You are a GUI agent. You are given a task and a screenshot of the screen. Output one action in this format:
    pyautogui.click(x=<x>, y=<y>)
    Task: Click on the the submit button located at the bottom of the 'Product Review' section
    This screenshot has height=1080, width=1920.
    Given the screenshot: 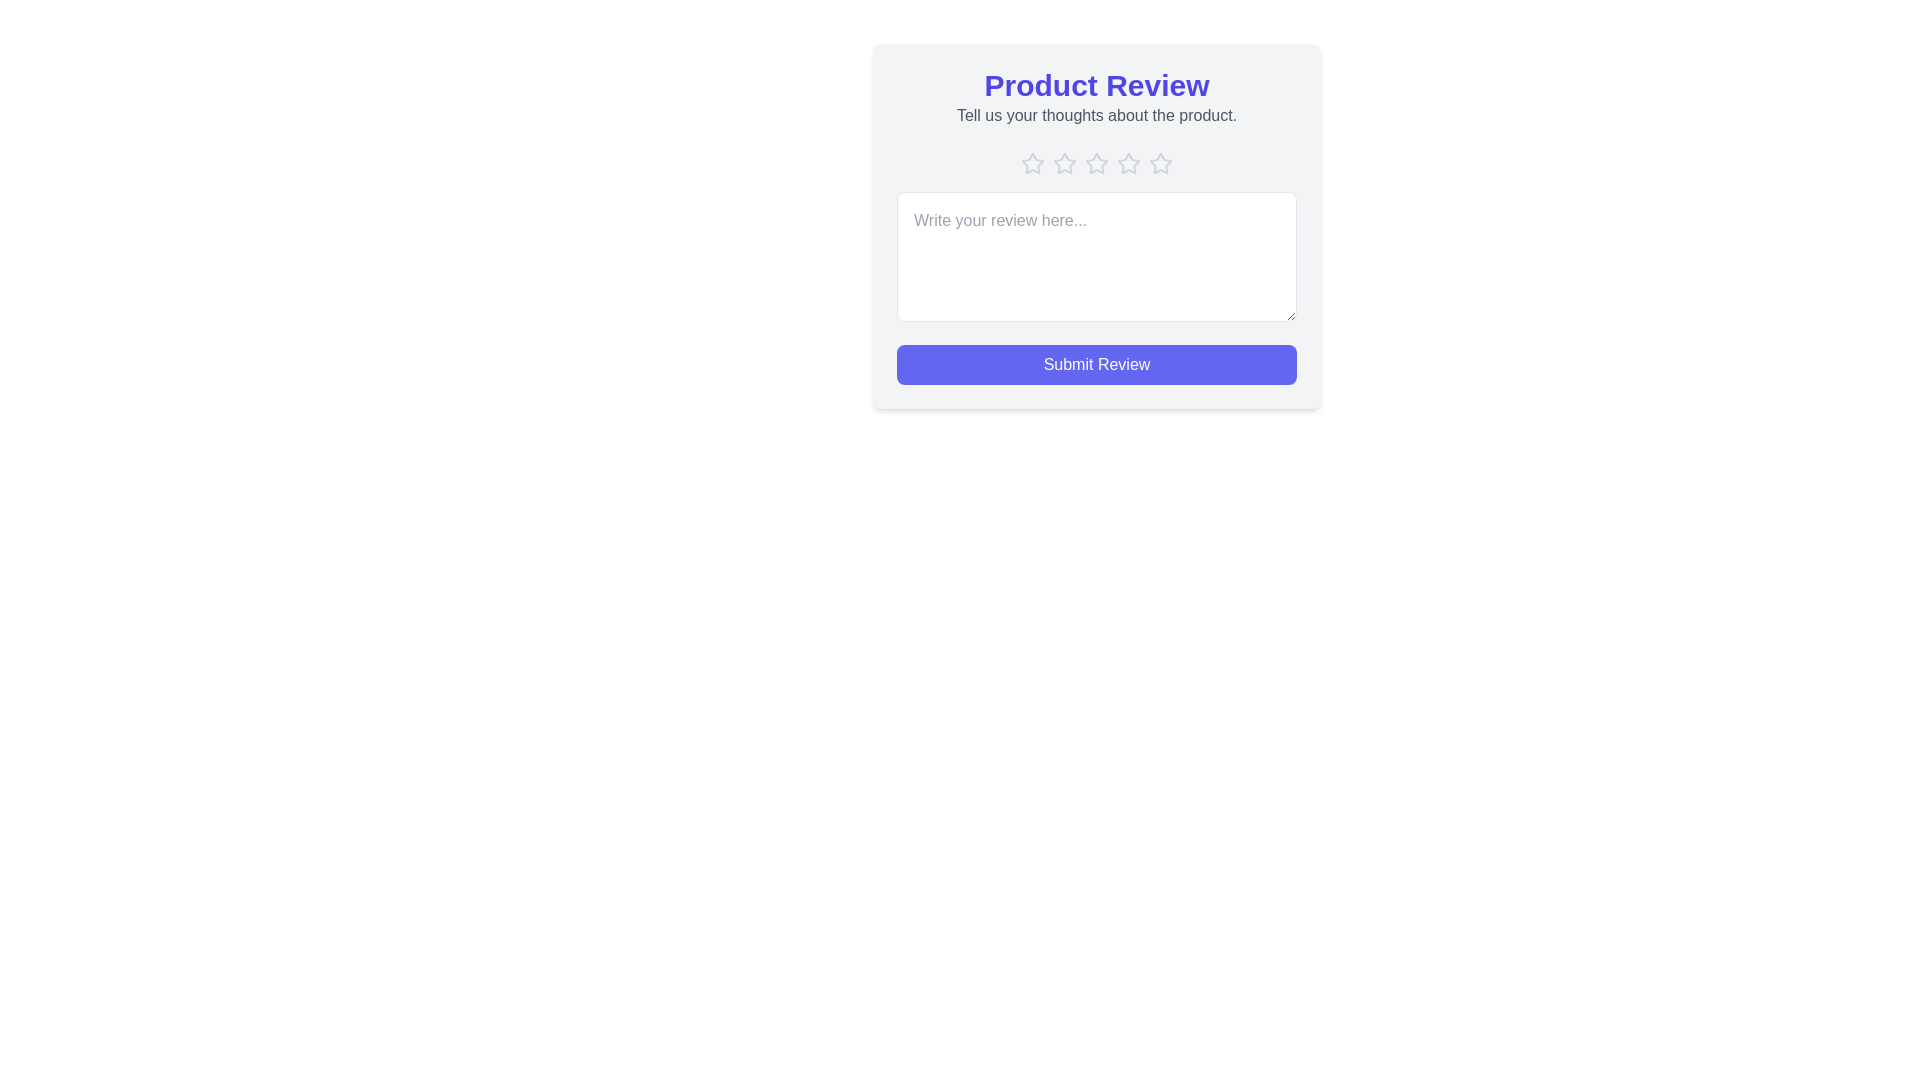 What is the action you would take?
    pyautogui.click(x=1096, y=365)
    